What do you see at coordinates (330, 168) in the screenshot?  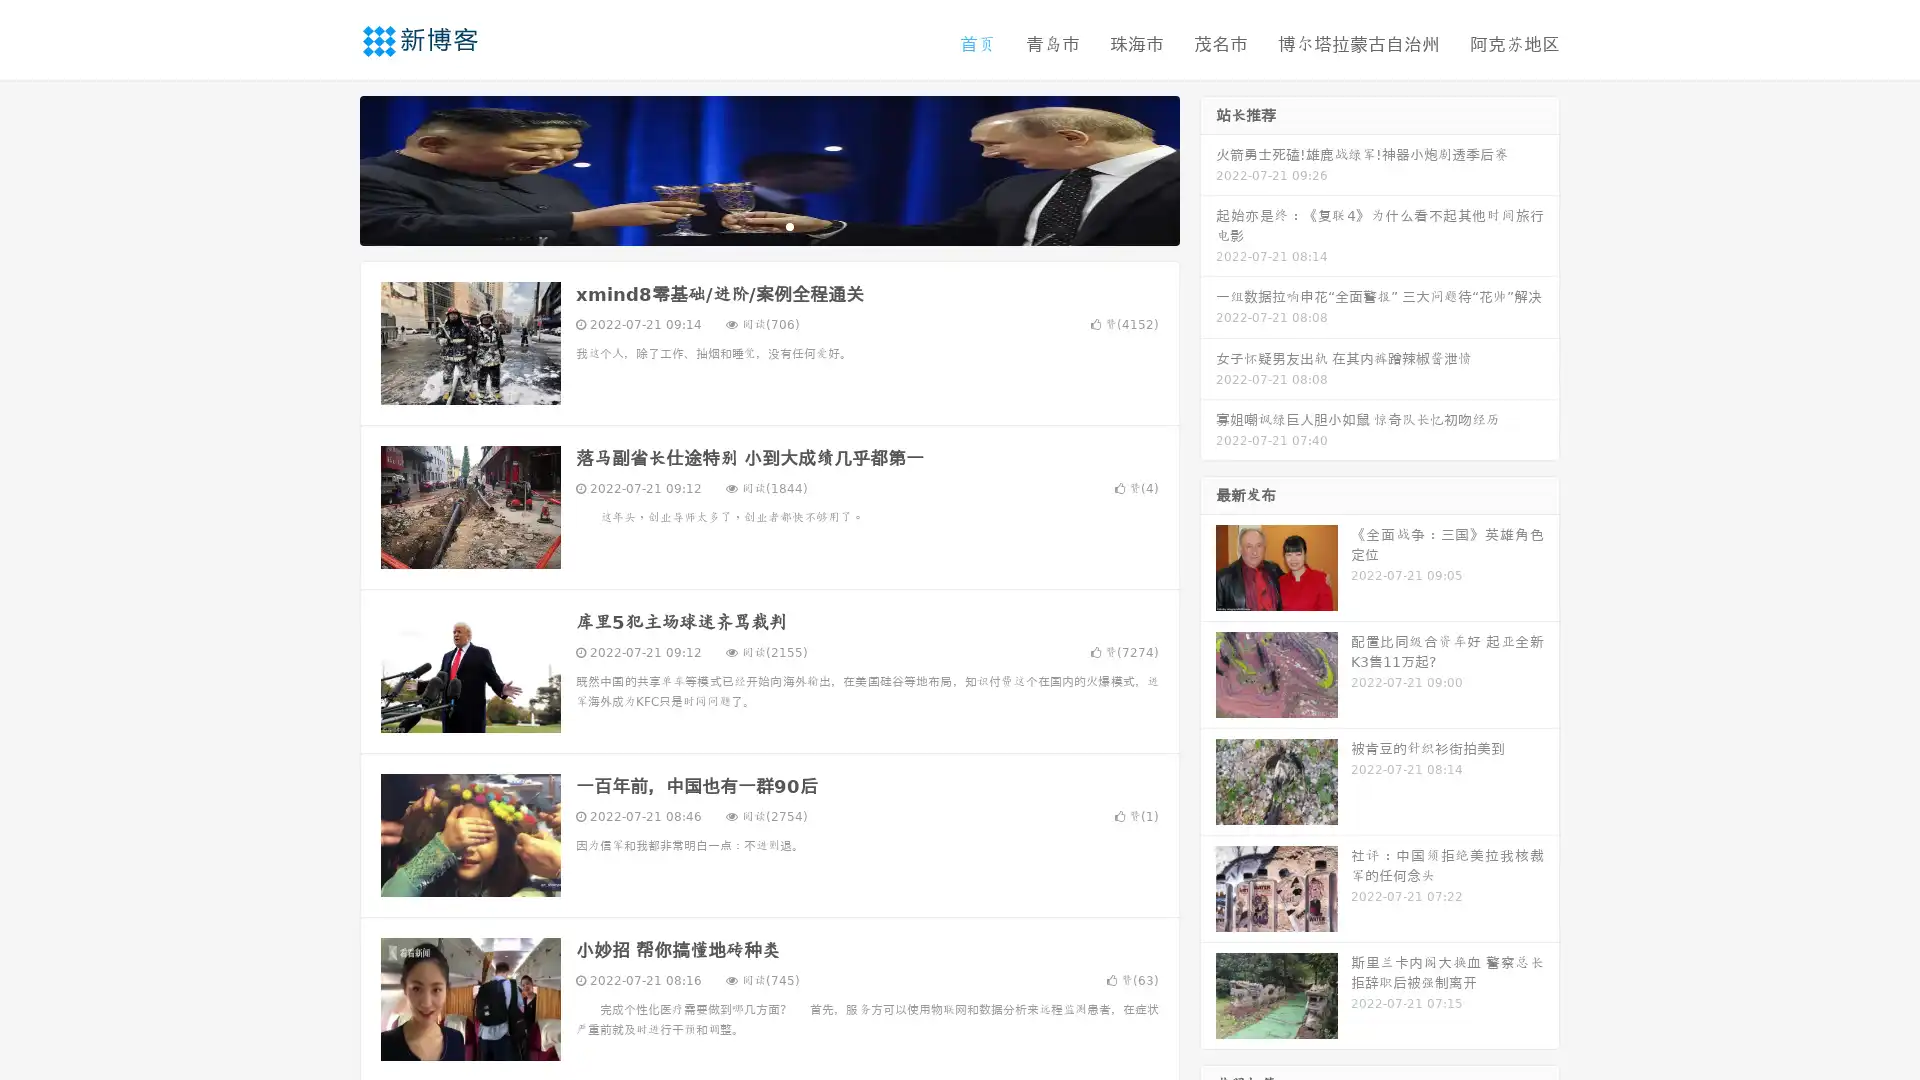 I see `Previous slide` at bounding box center [330, 168].